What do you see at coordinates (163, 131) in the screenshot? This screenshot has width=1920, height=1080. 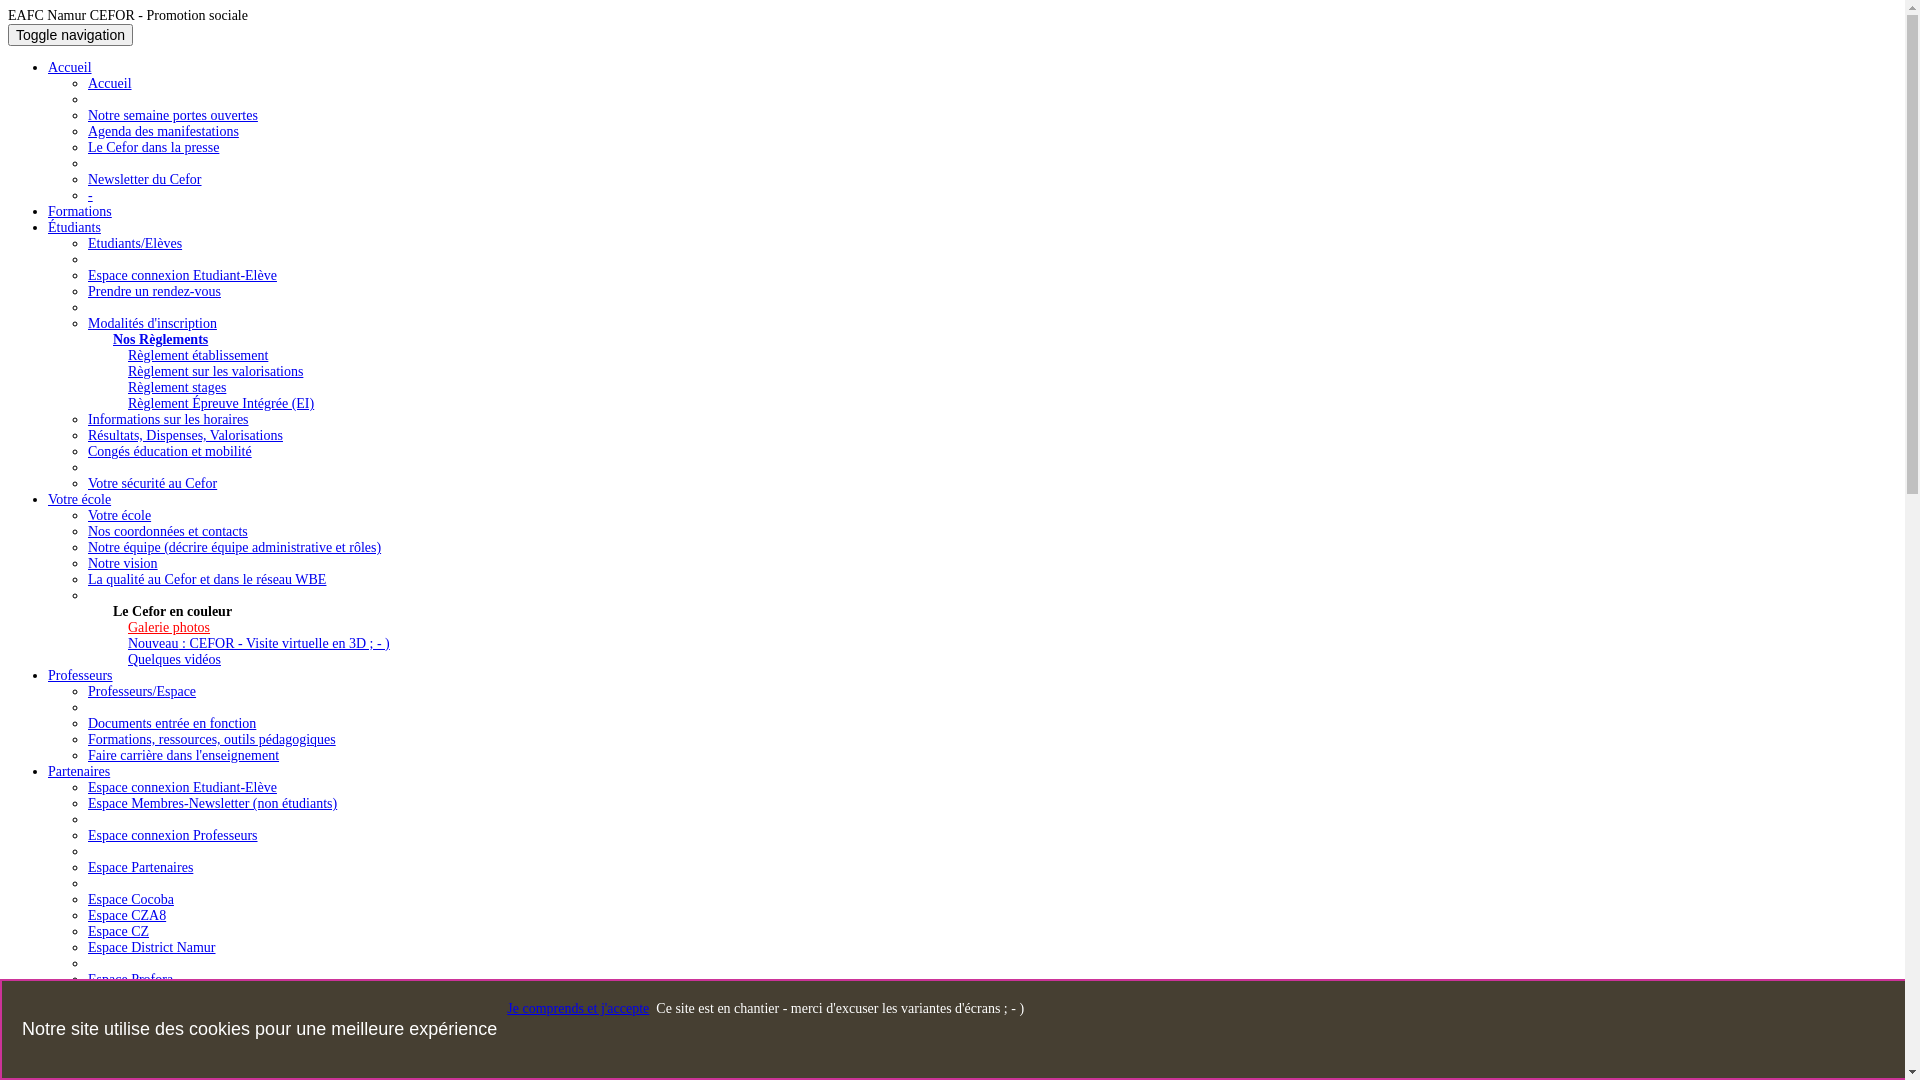 I see `'Agenda des manifestations'` at bounding box center [163, 131].